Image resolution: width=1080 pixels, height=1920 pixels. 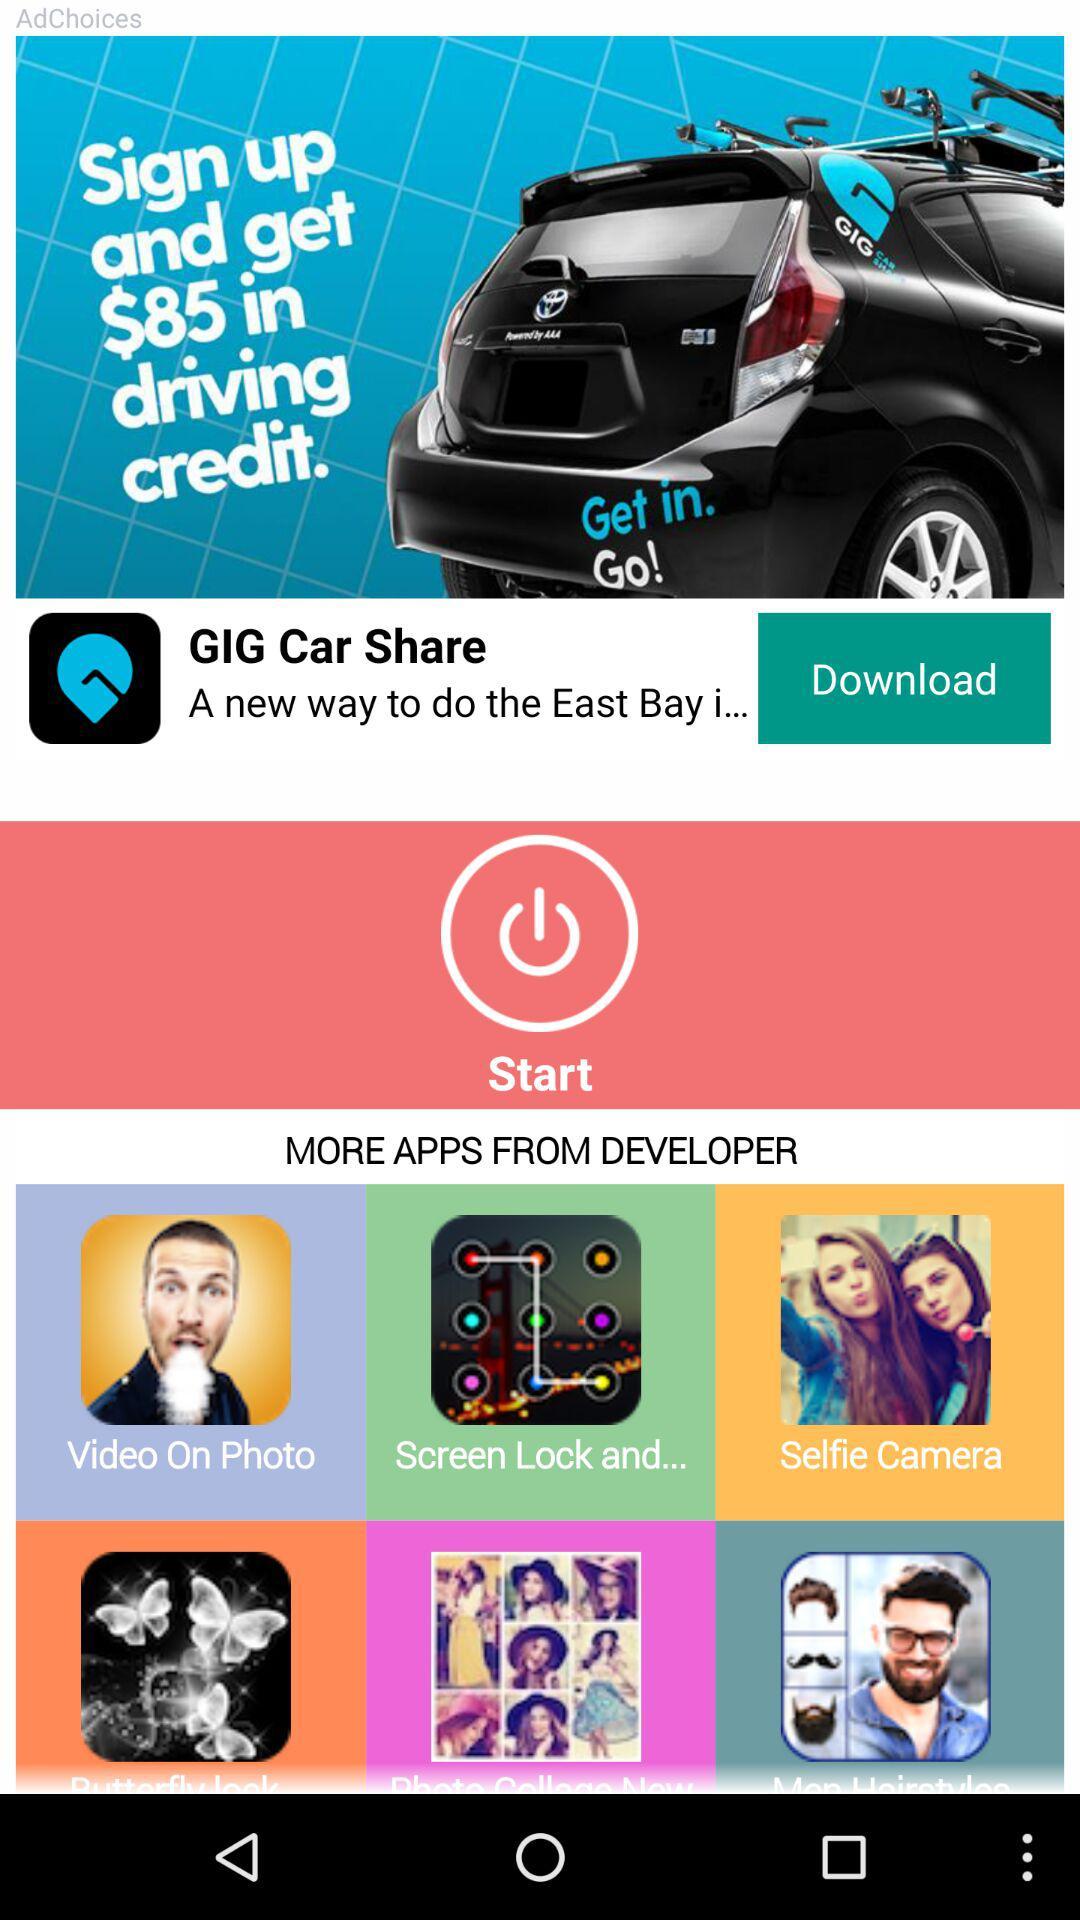 What do you see at coordinates (538, 932) in the screenshot?
I see `start` at bounding box center [538, 932].